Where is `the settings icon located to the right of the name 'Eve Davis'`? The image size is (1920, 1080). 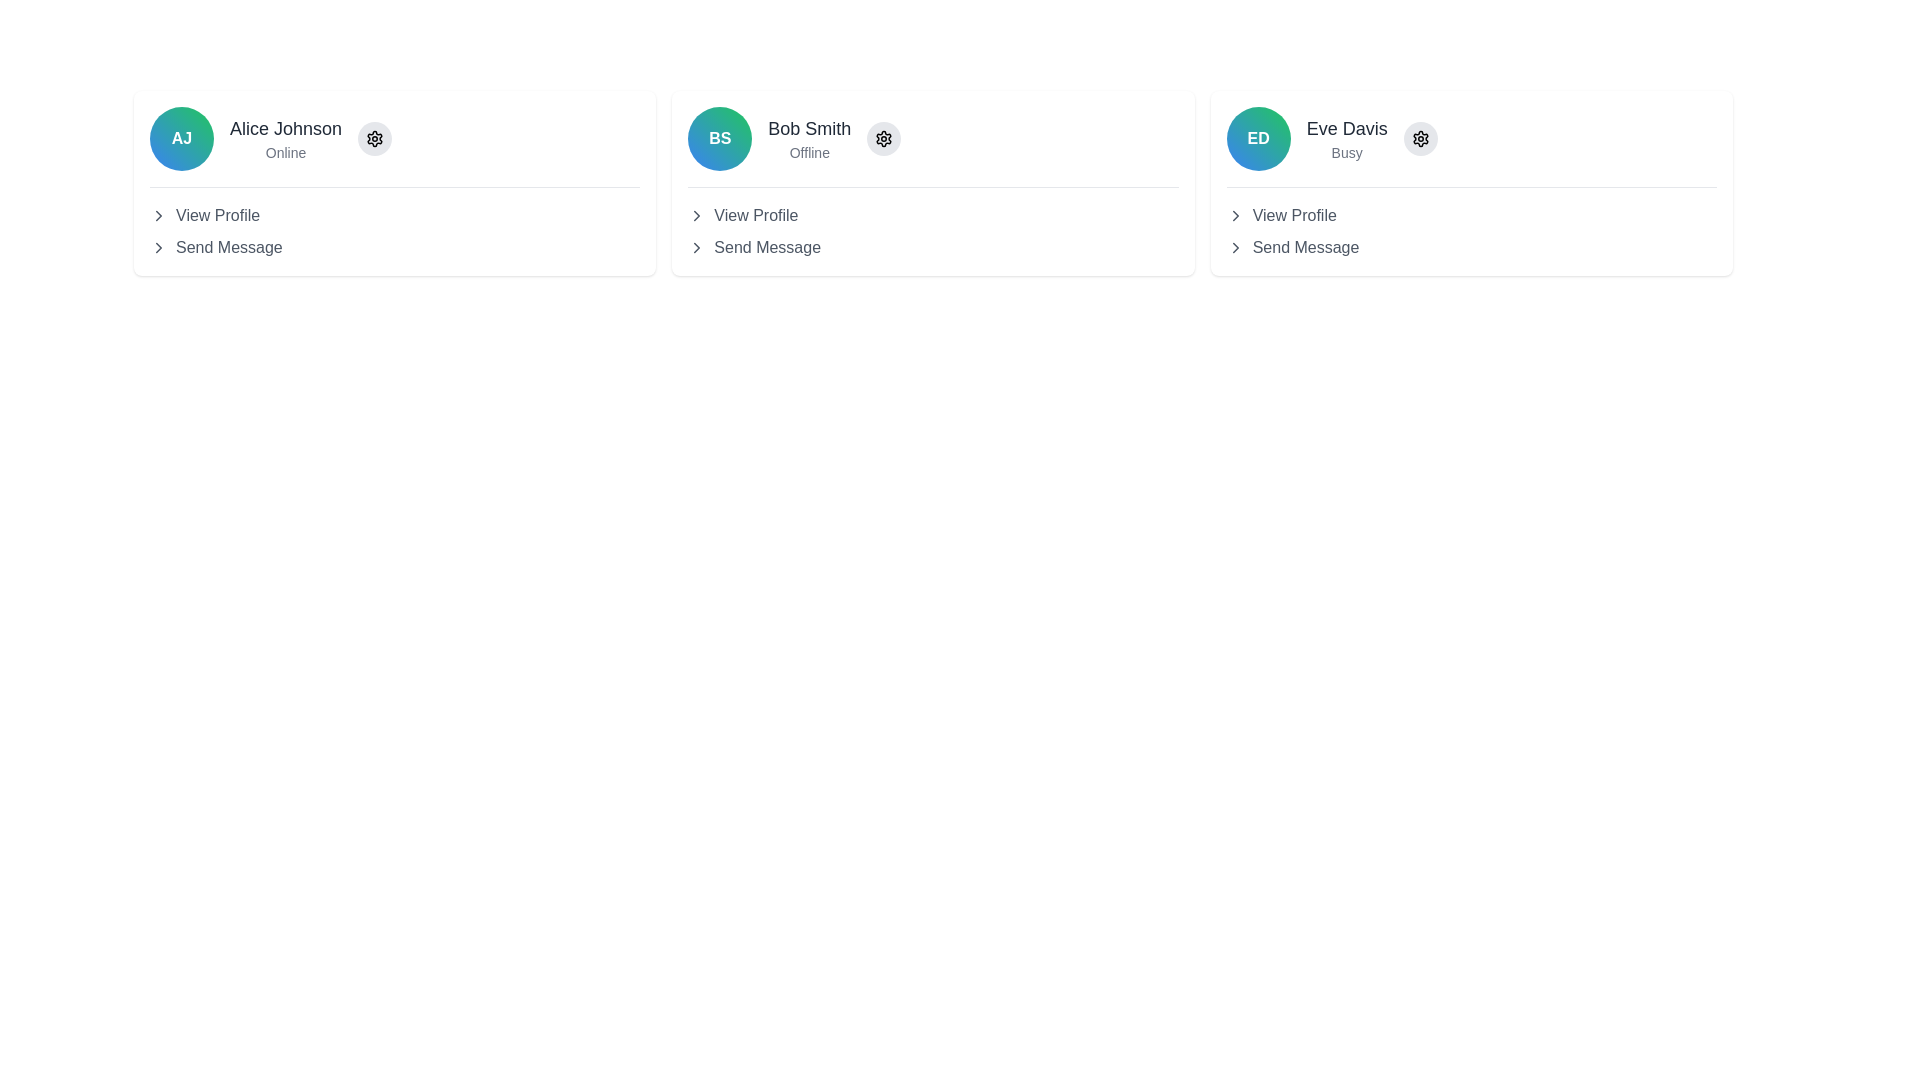
the settings icon located to the right of the name 'Eve Davis' is located at coordinates (1419, 137).